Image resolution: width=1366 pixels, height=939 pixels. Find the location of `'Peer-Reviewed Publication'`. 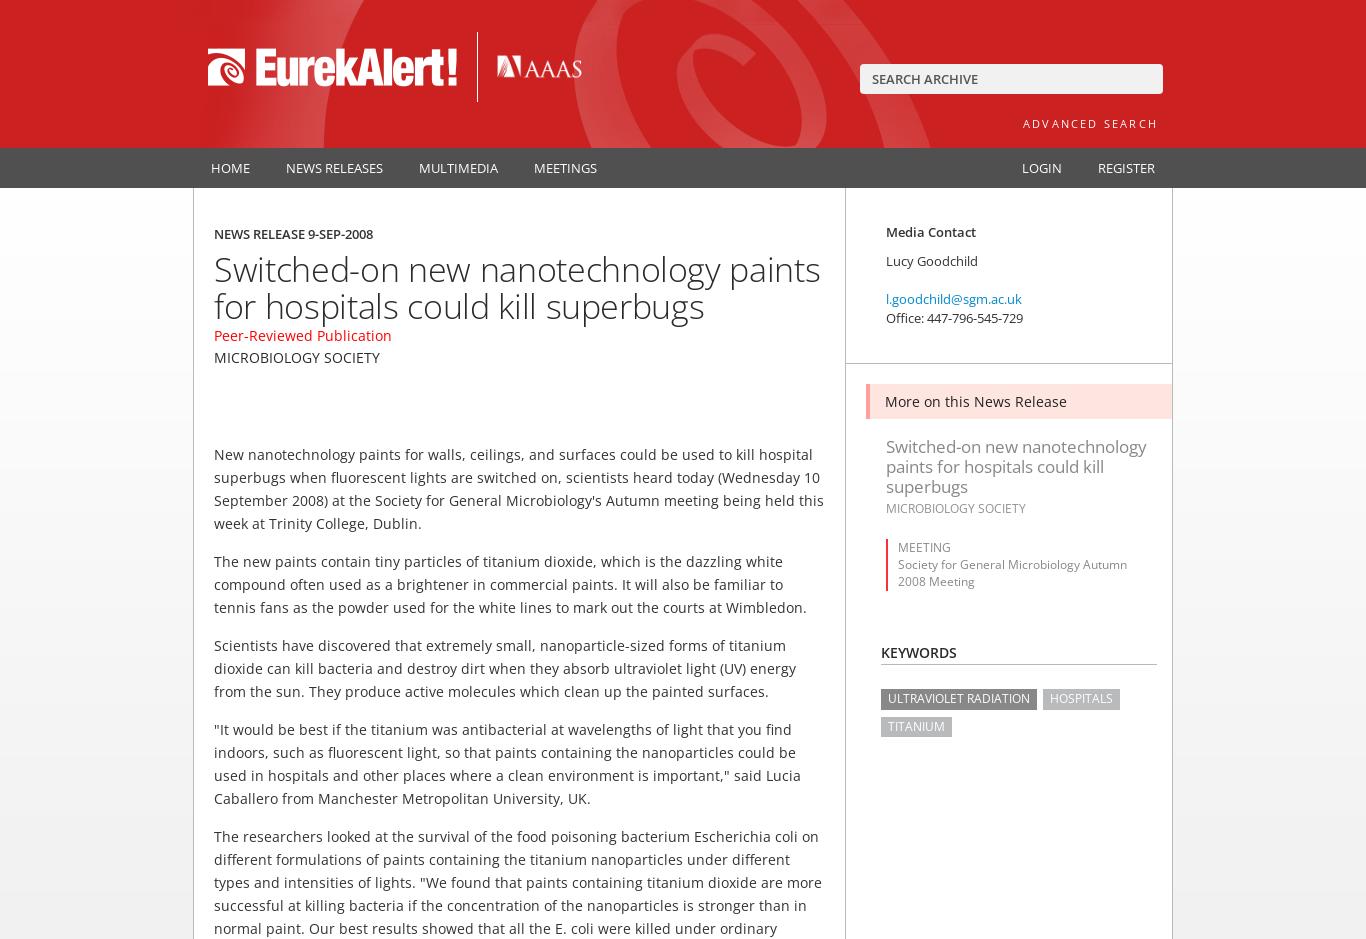

'Peer-Reviewed Publication' is located at coordinates (302, 333).